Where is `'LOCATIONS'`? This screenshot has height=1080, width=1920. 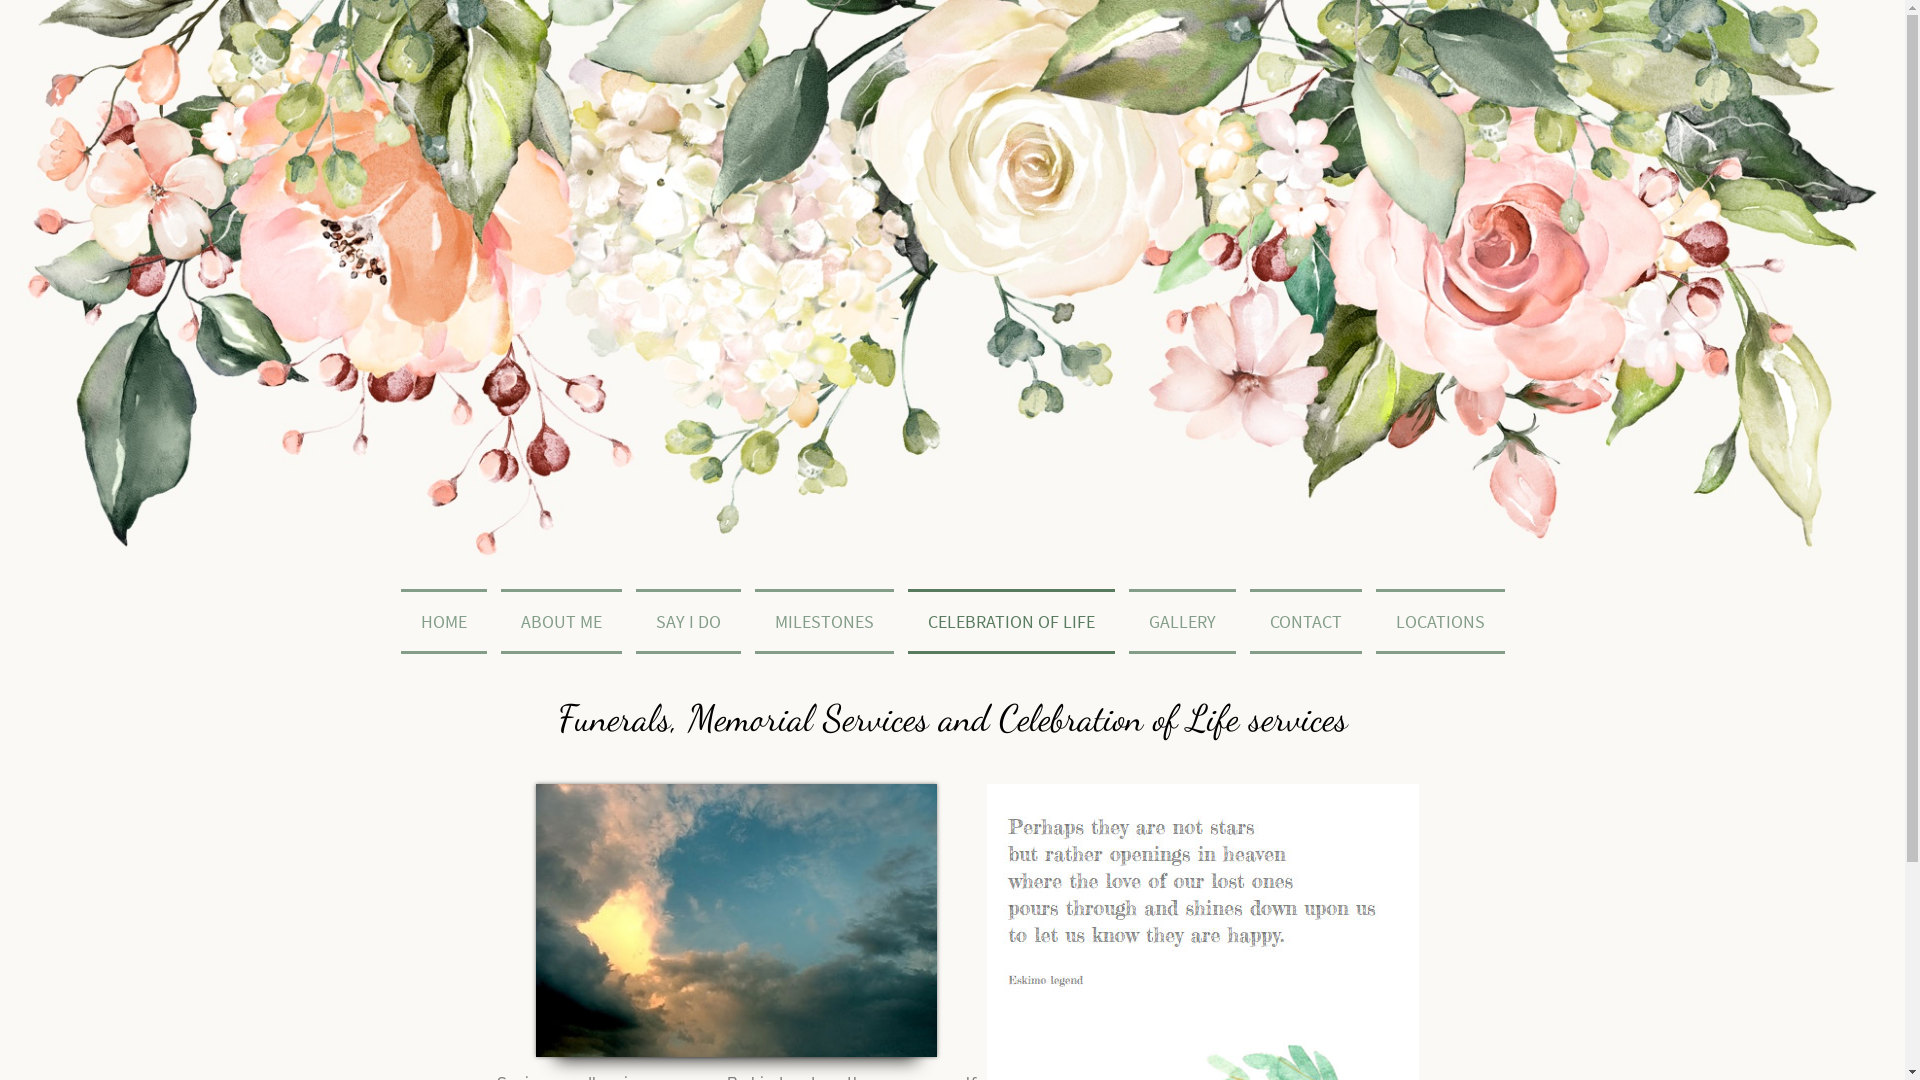
'LOCATIONS' is located at coordinates (1438, 620).